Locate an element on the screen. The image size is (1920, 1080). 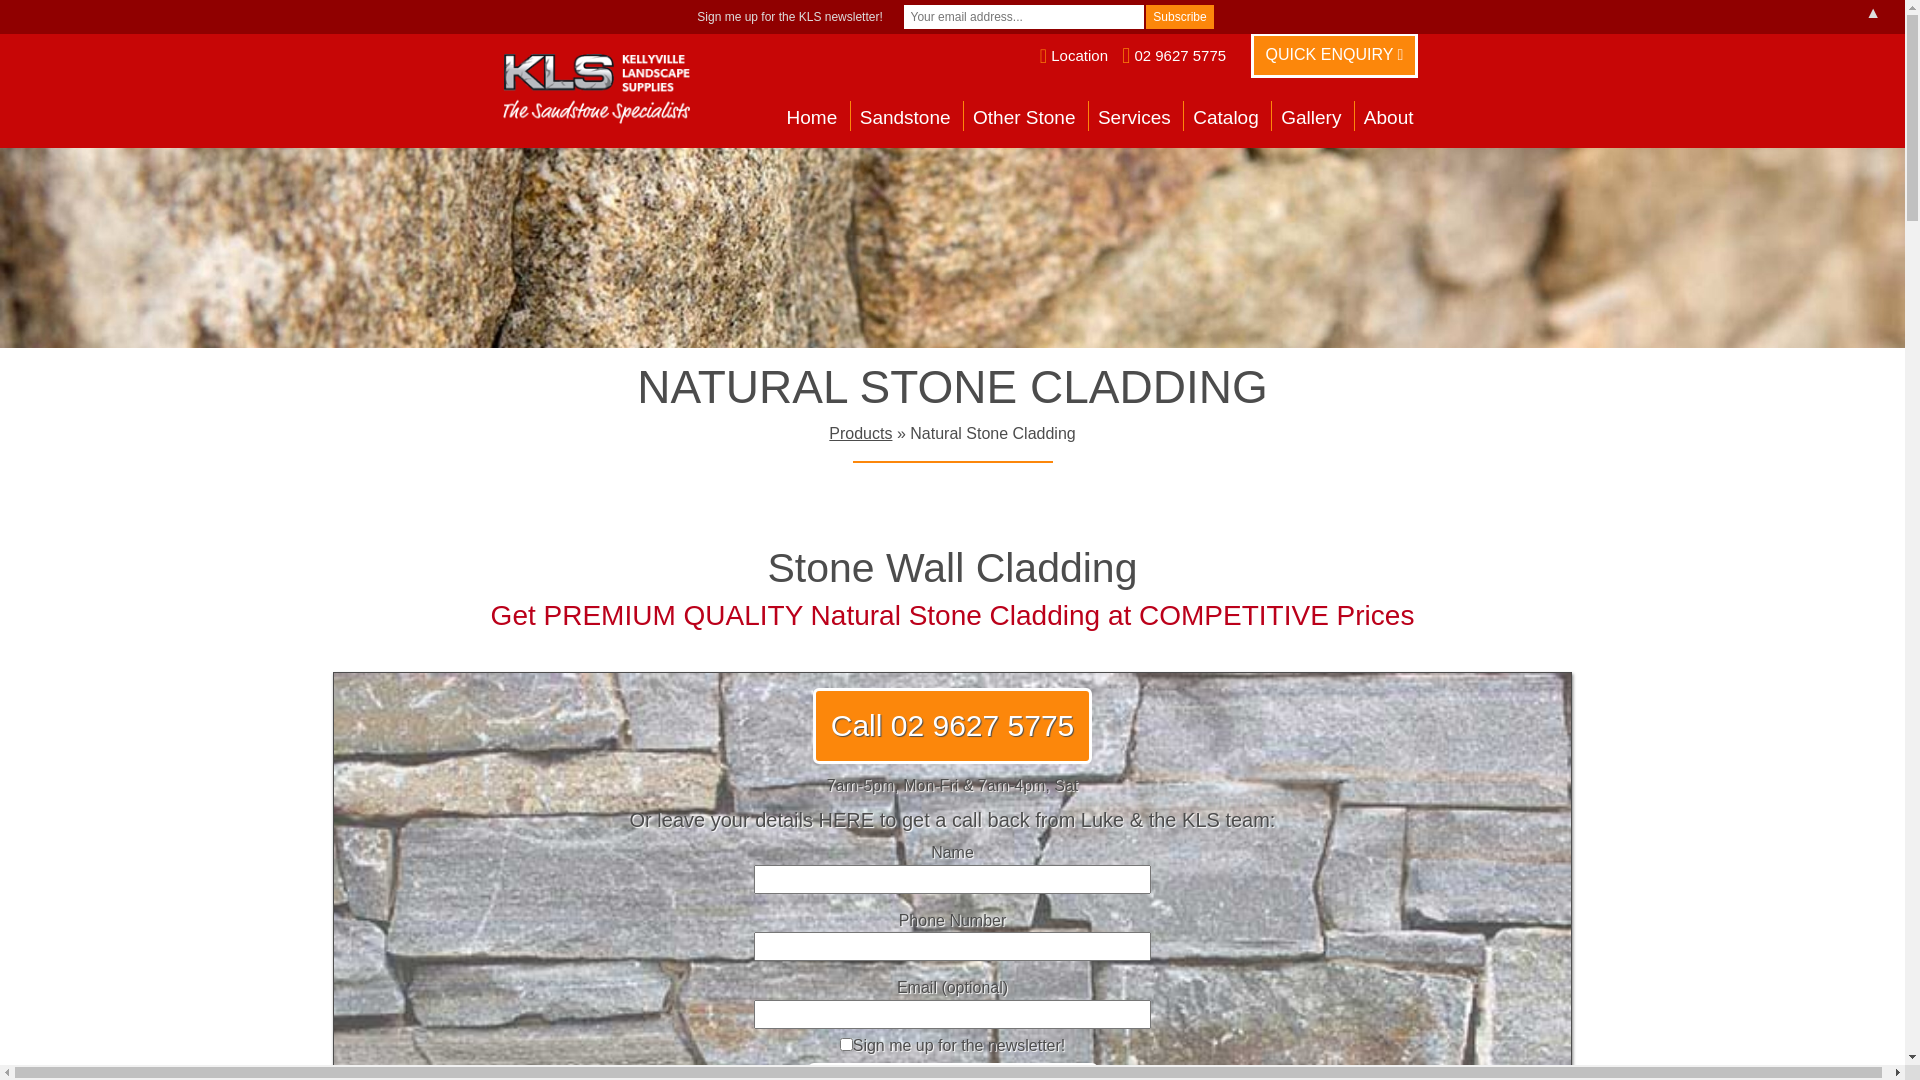
'Call 02 9627 5775' is located at coordinates (952, 725).